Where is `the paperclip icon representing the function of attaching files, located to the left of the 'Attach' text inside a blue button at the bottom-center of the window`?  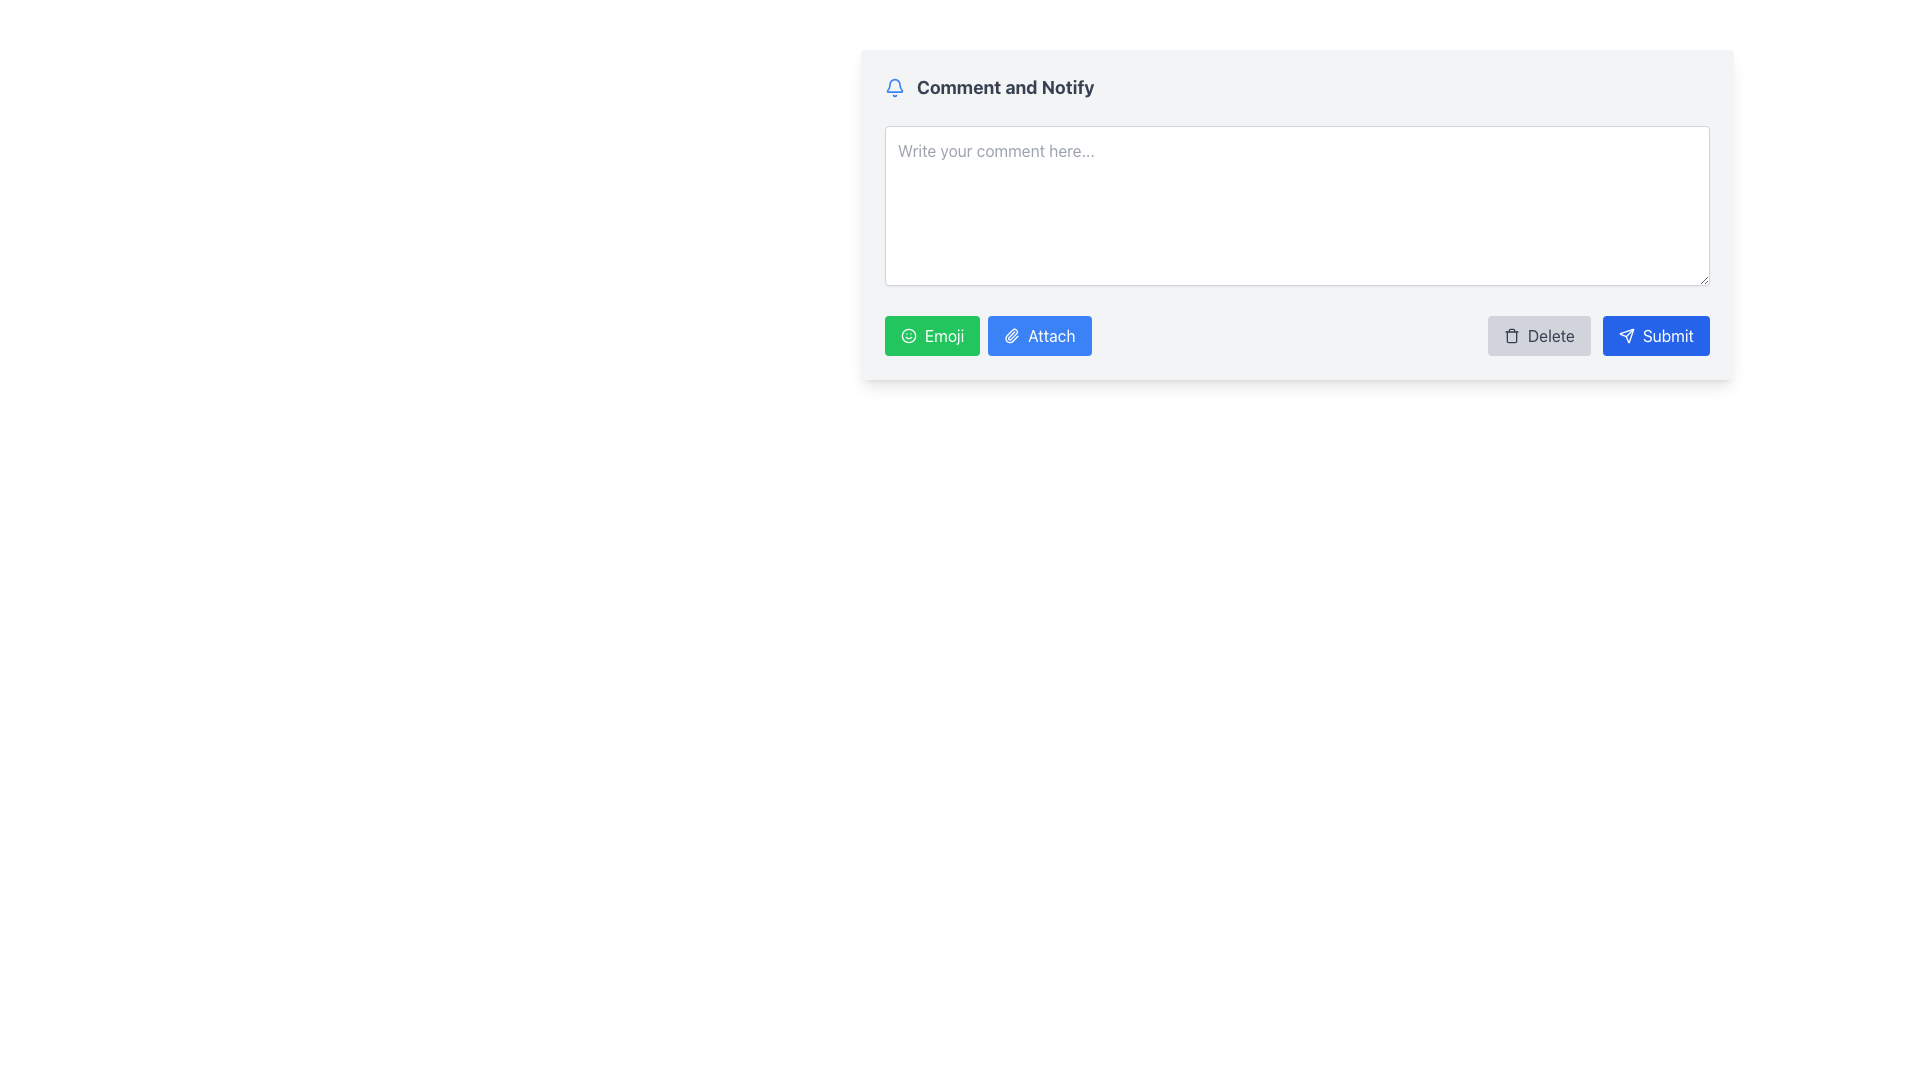
the paperclip icon representing the function of attaching files, located to the left of the 'Attach' text inside a blue button at the bottom-center of the window is located at coordinates (1012, 334).